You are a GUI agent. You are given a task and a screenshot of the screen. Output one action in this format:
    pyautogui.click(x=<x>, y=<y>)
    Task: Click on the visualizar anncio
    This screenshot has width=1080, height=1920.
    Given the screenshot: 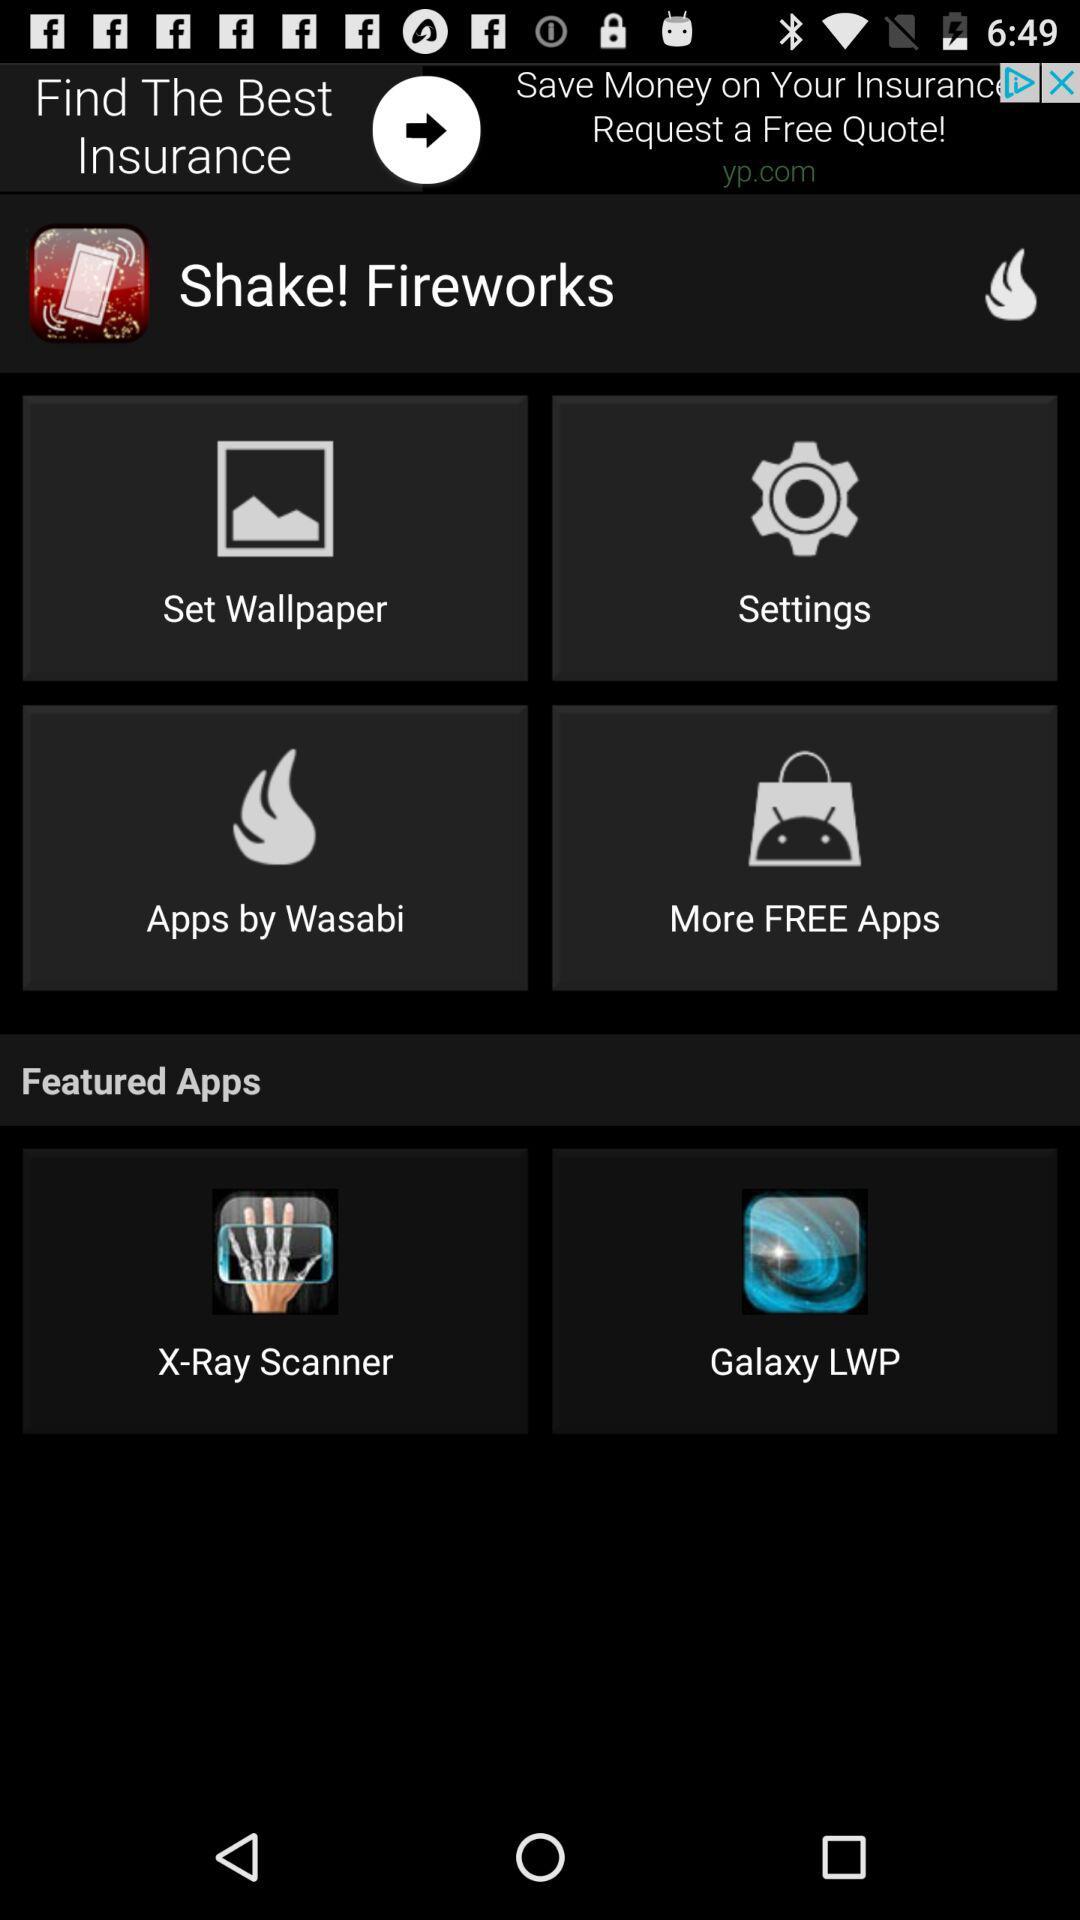 What is the action you would take?
    pyautogui.click(x=540, y=127)
    